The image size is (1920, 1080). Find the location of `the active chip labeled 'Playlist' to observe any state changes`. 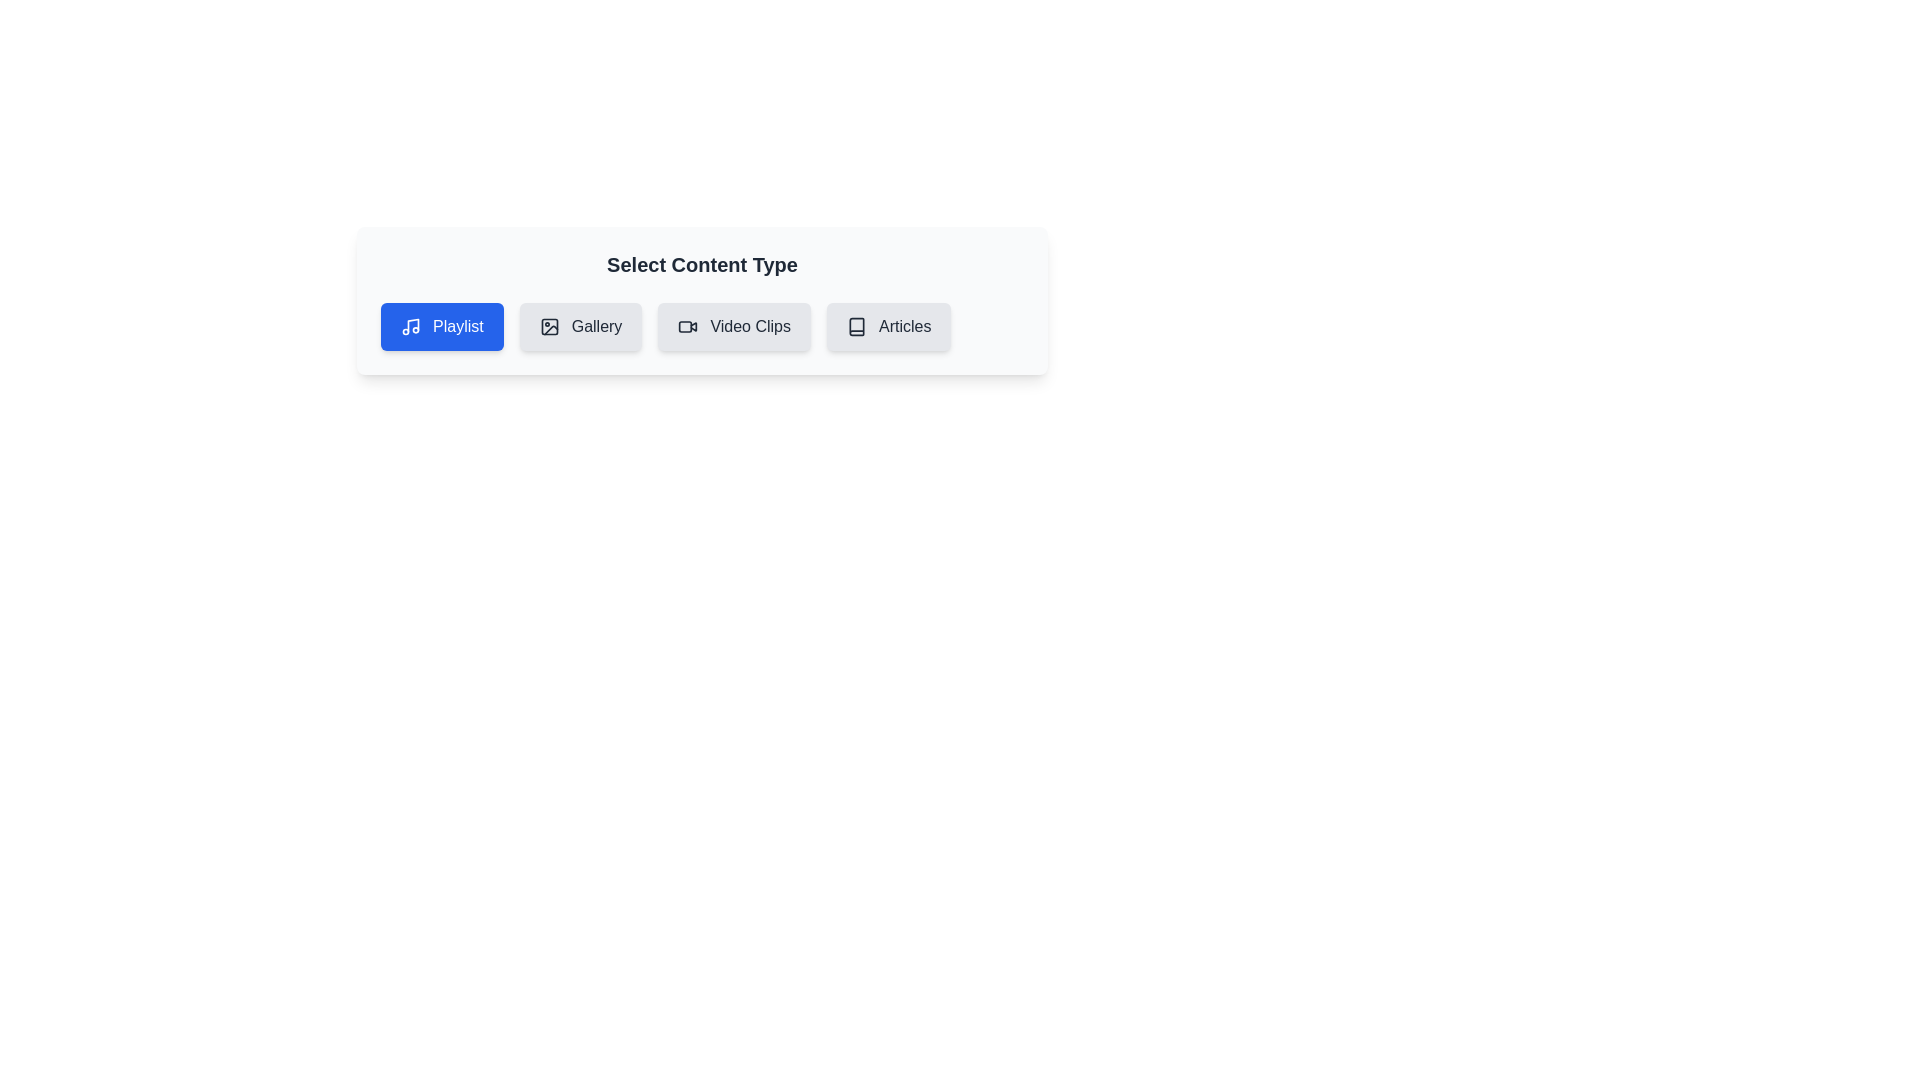

the active chip labeled 'Playlist' to observe any state changes is located at coordinates (440, 326).